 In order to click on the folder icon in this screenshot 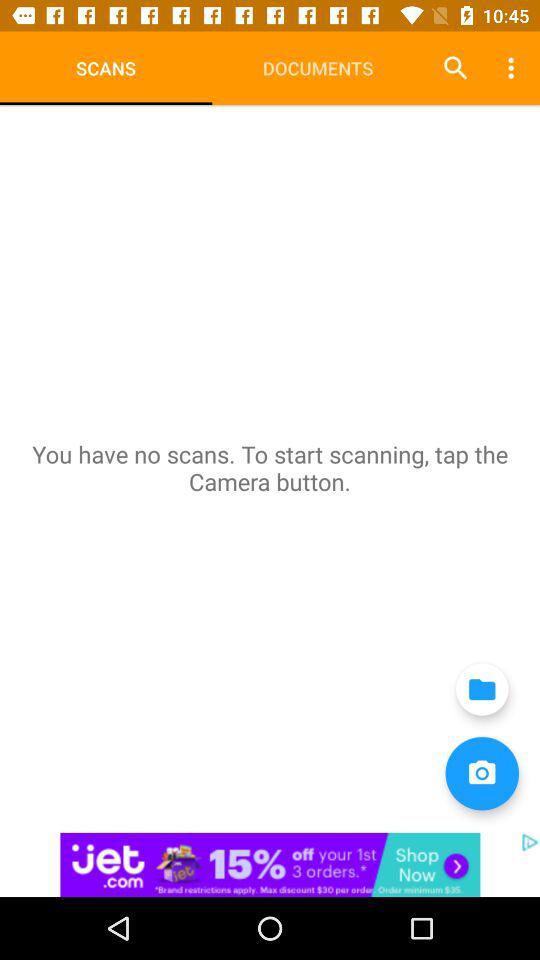, I will do `click(481, 689)`.